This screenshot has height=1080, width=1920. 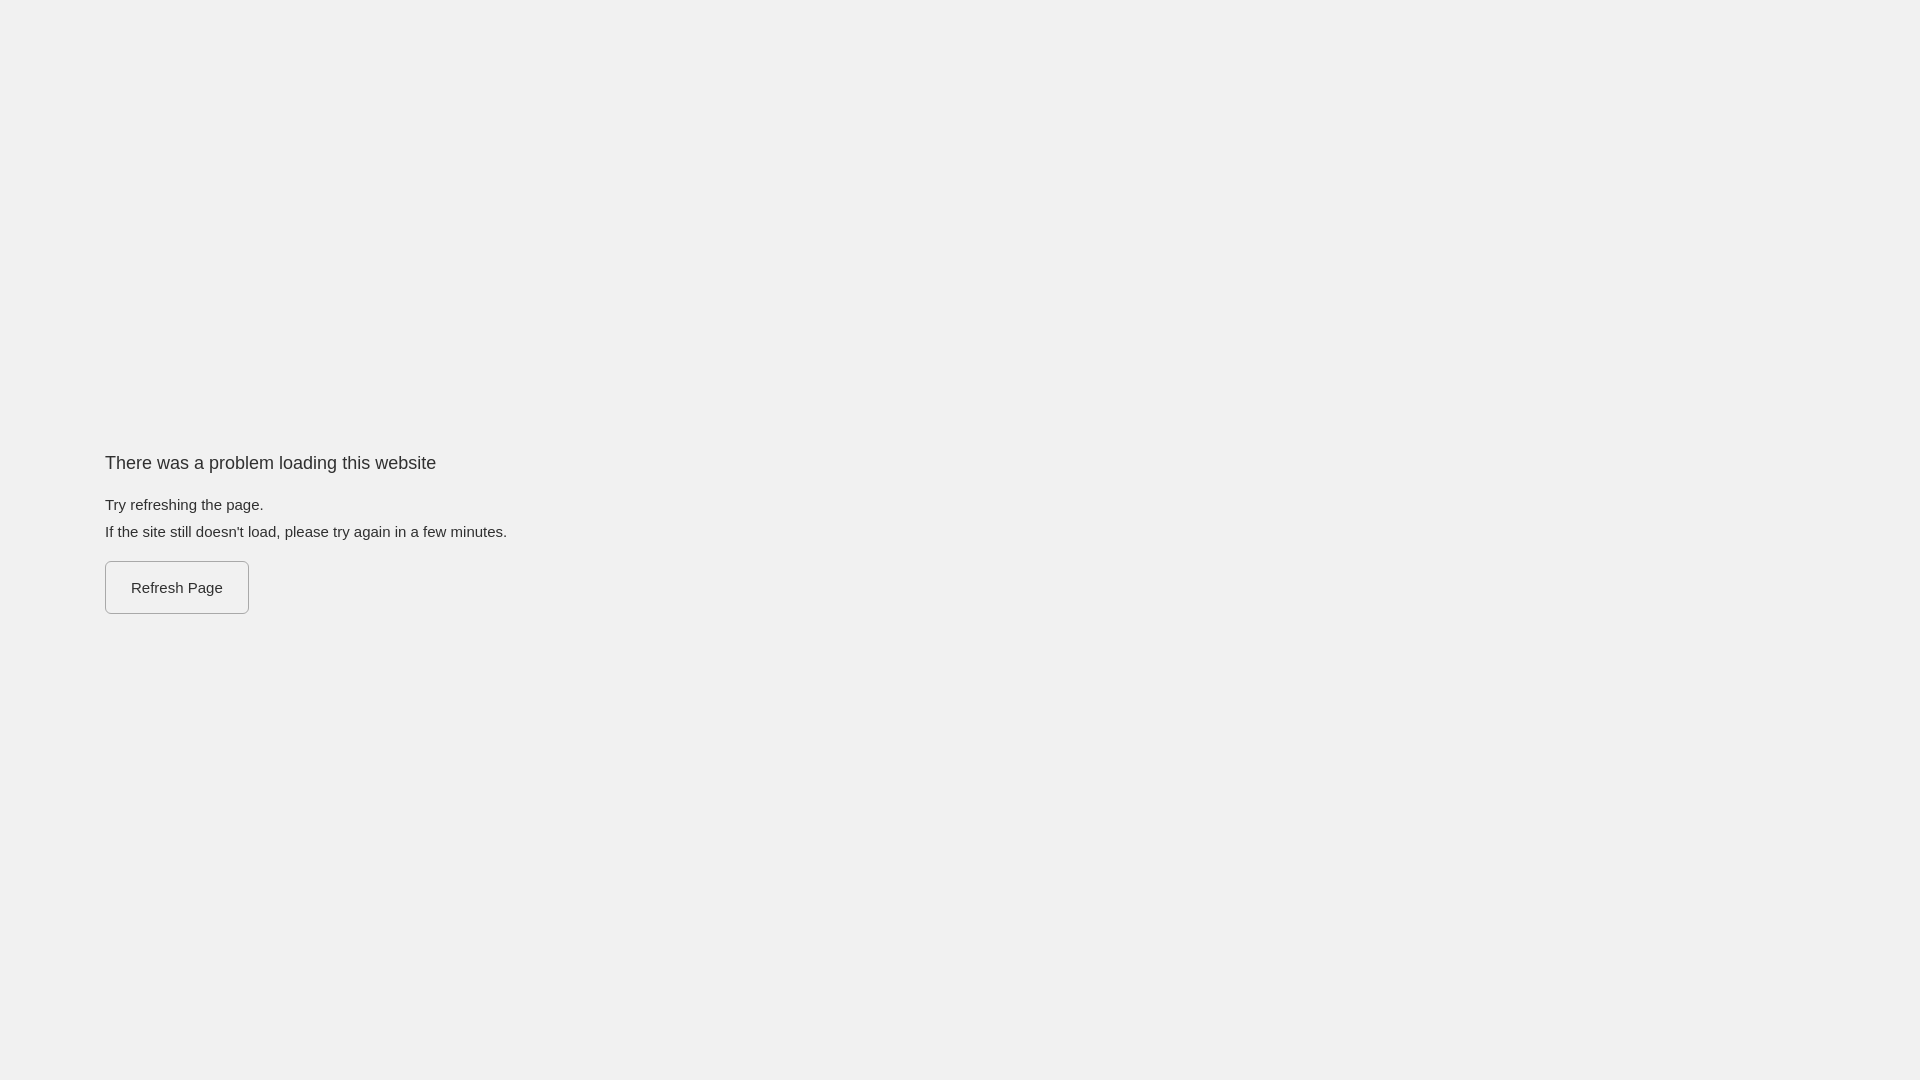 What do you see at coordinates (104, 586) in the screenshot?
I see `'Refresh Page'` at bounding box center [104, 586].